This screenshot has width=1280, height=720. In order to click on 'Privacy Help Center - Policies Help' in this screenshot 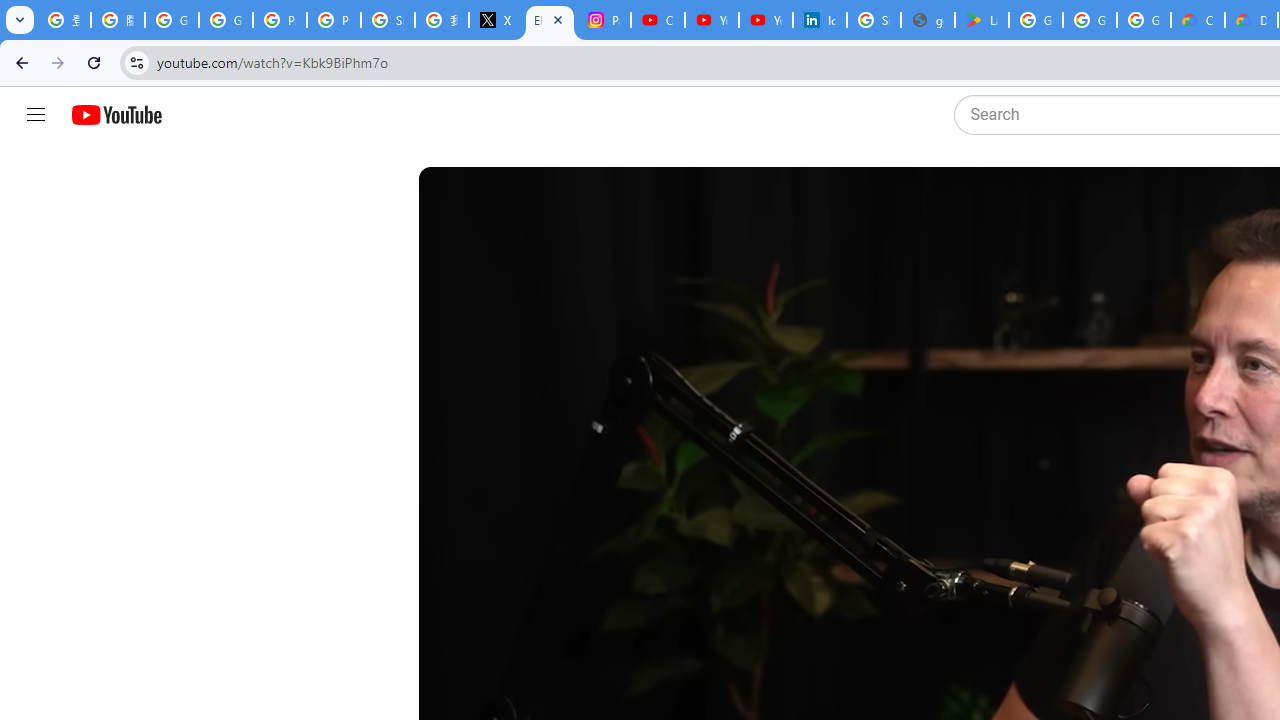, I will do `click(279, 20)`.